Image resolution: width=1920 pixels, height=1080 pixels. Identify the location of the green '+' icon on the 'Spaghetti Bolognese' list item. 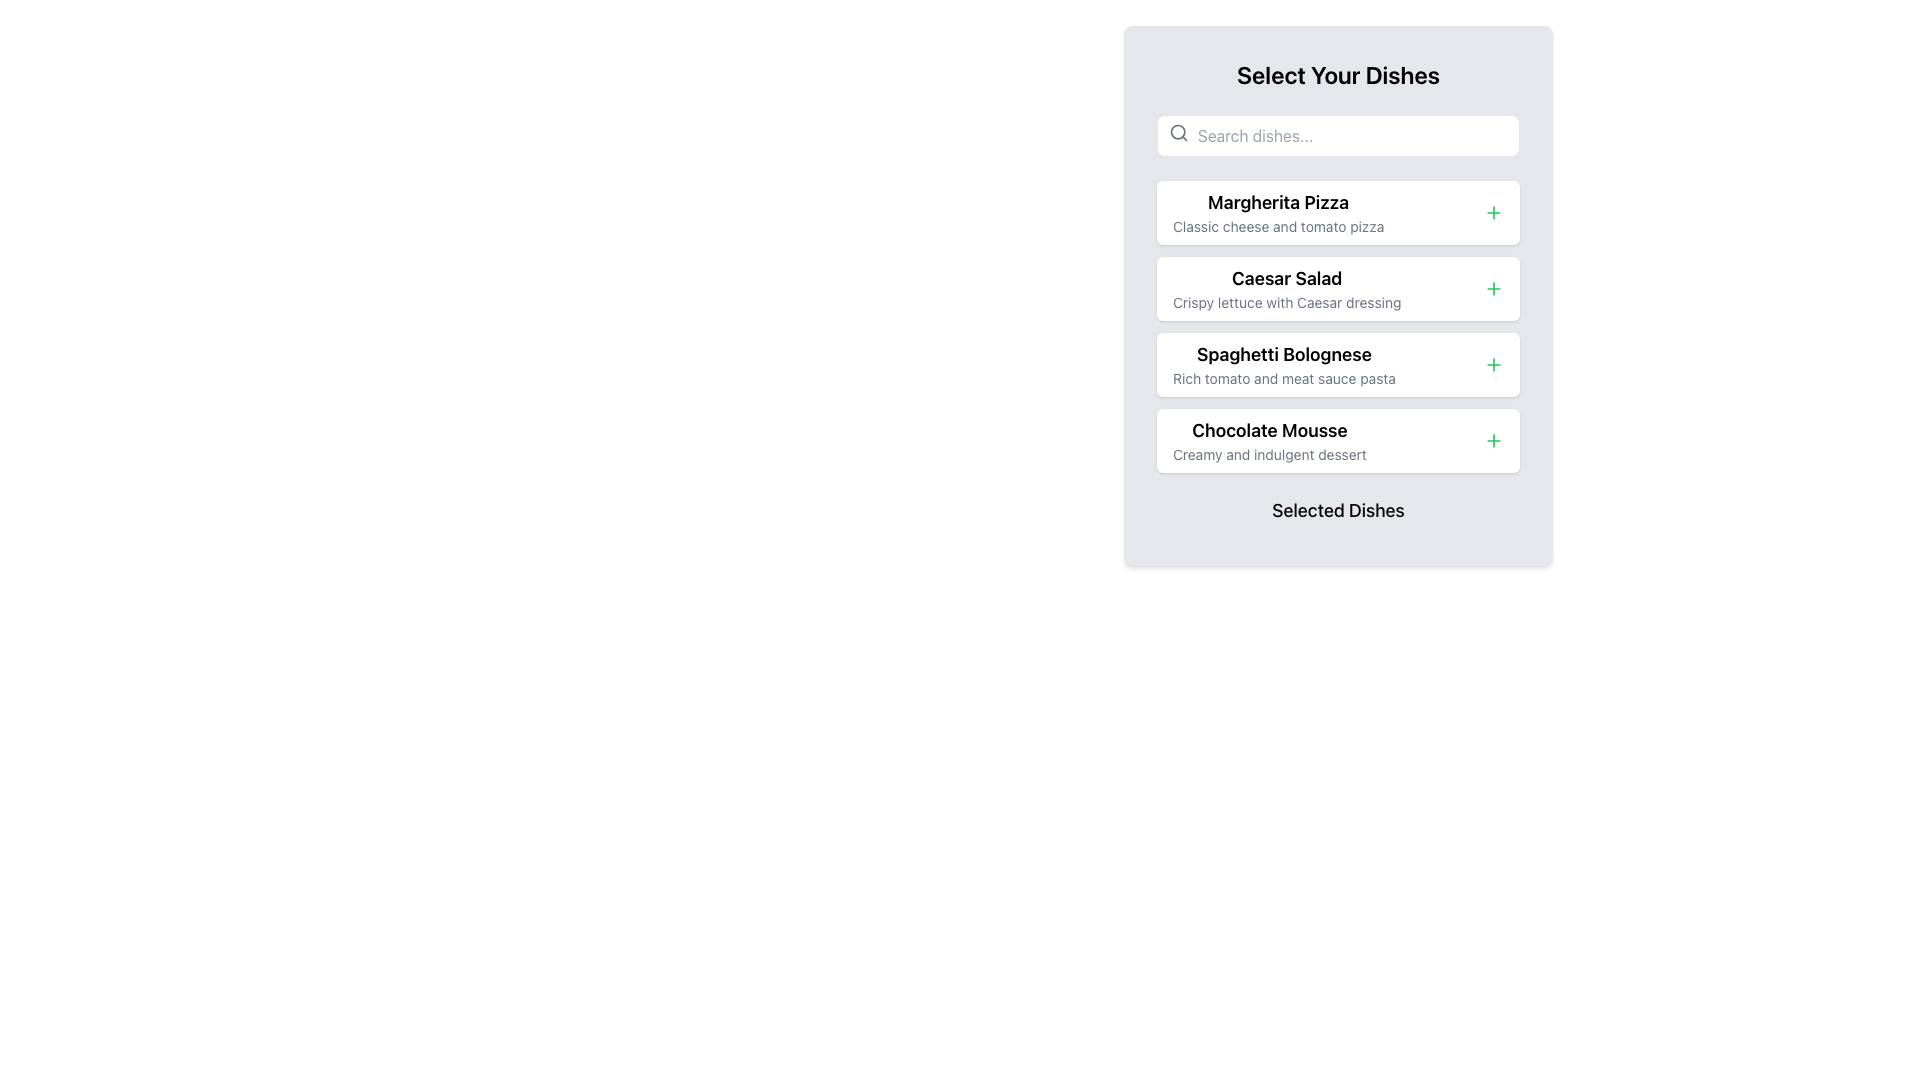
(1338, 365).